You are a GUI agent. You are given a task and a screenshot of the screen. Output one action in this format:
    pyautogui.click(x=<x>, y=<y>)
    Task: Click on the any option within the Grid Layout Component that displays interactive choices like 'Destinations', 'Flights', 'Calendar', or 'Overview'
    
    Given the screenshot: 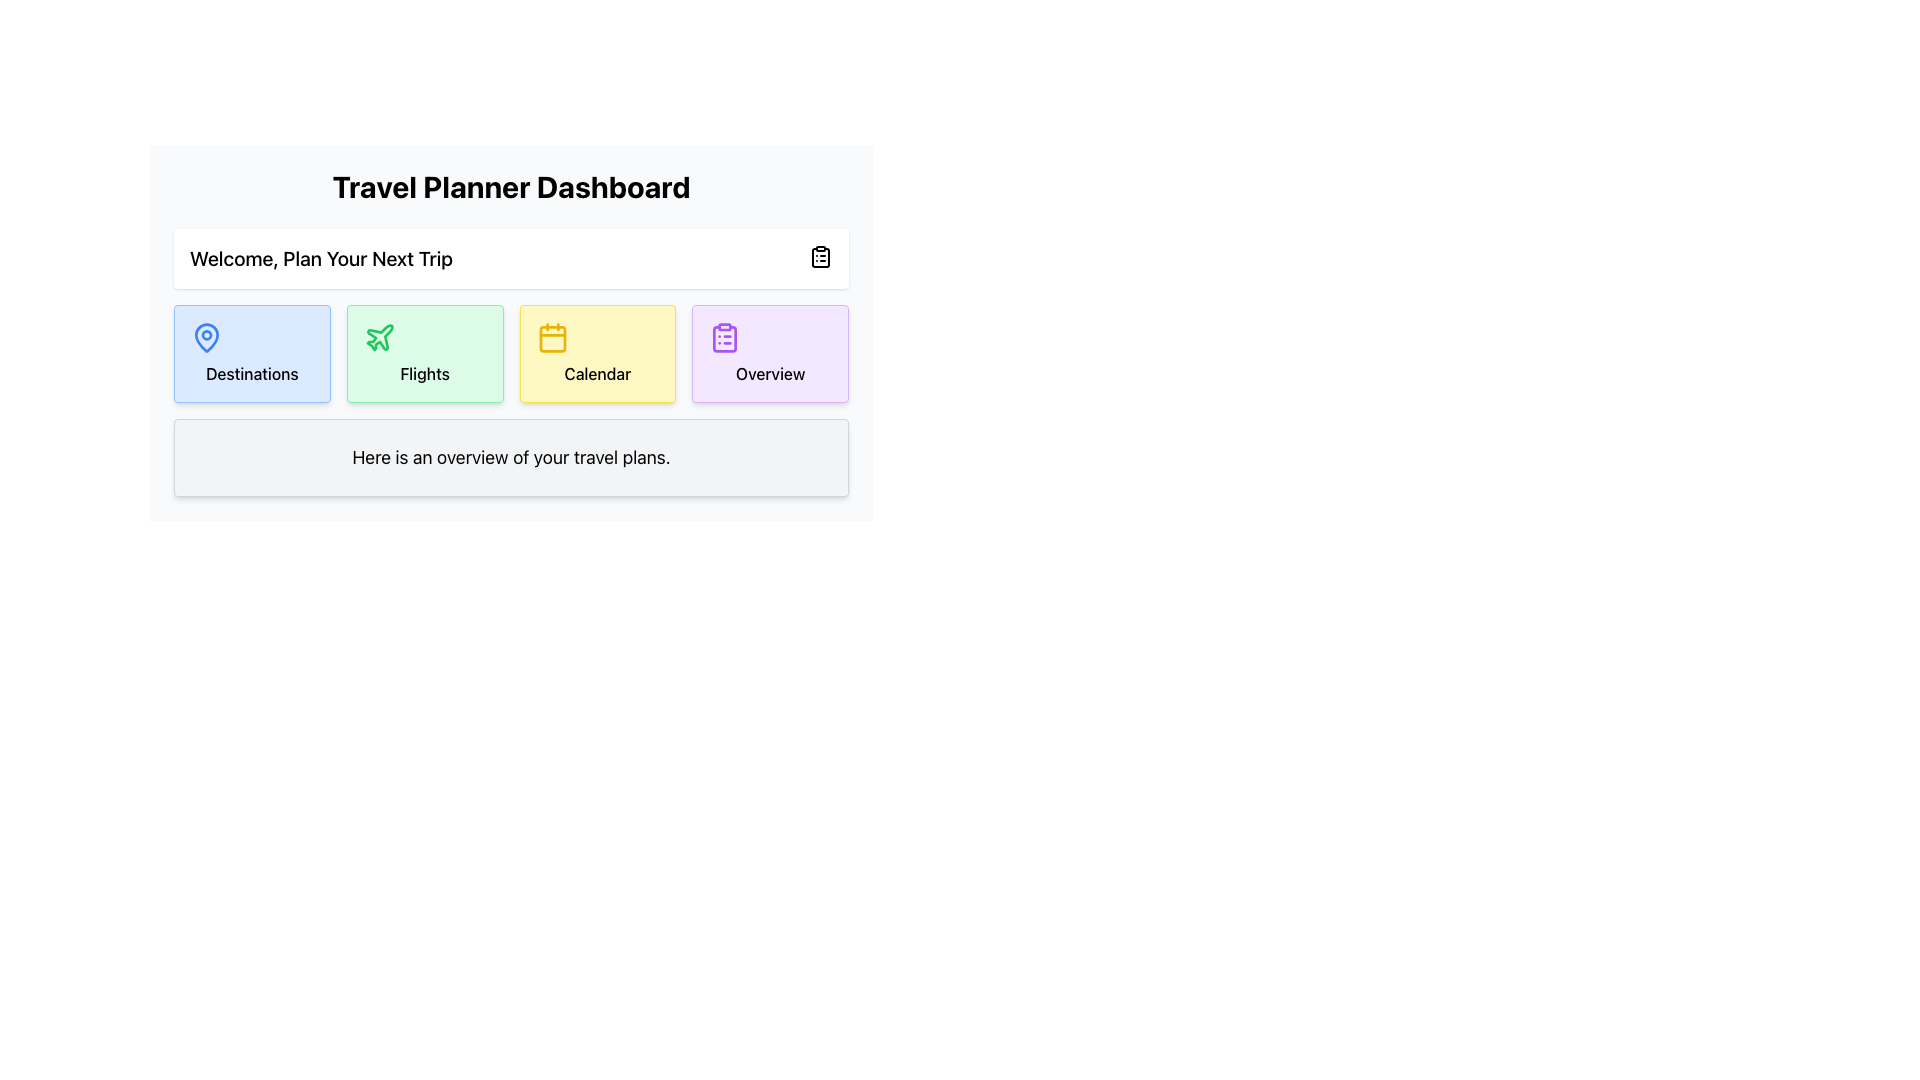 What is the action you would take?
    pyautogui.click(x=511, y=362)
    